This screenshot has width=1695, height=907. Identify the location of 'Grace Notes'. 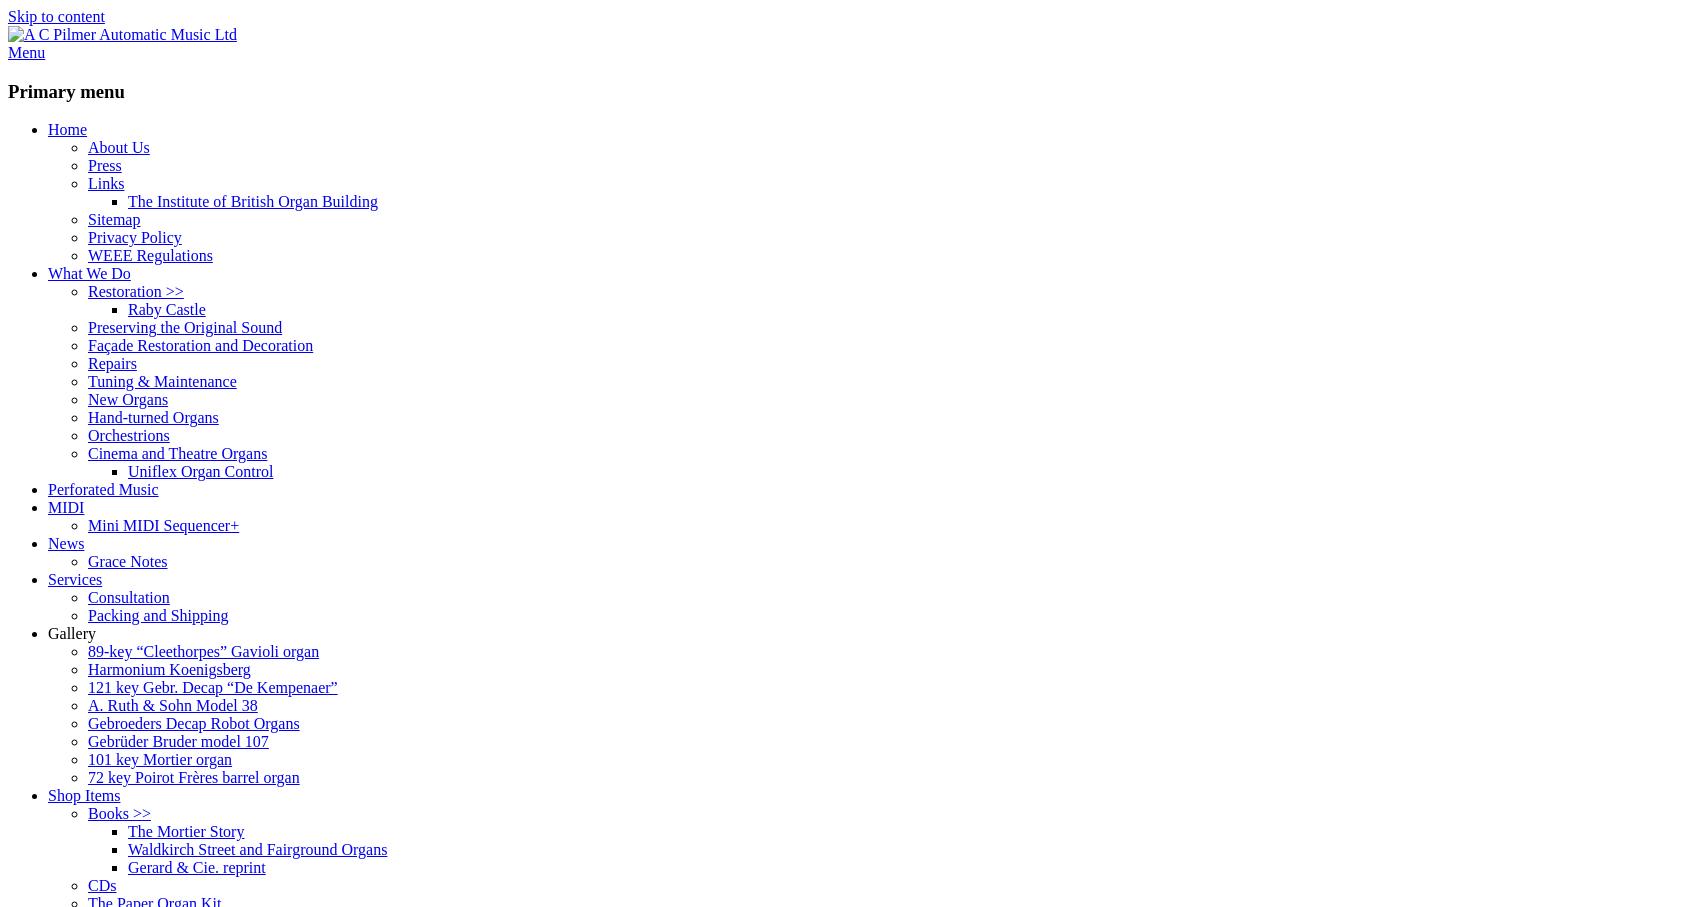
(126, 561).